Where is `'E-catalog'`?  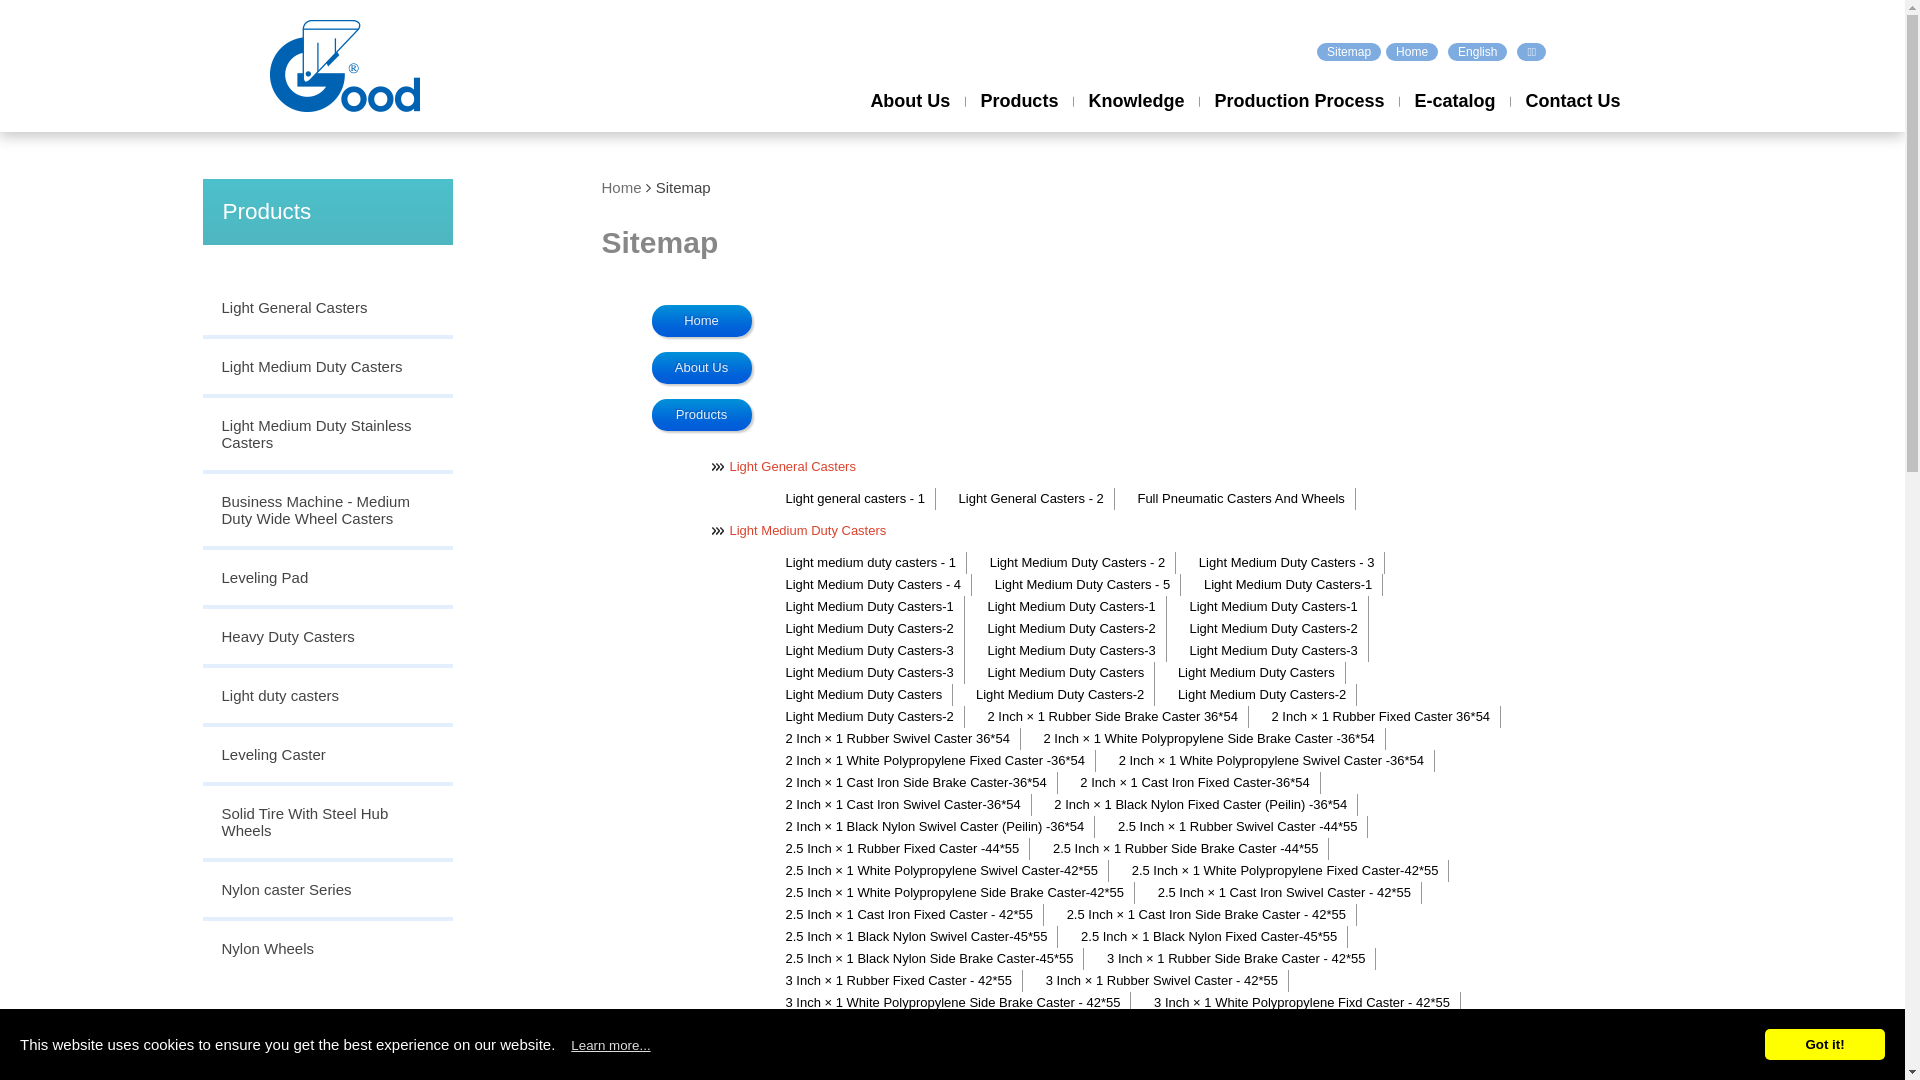
'E-catalog' is located at coordinates (1397, 119).